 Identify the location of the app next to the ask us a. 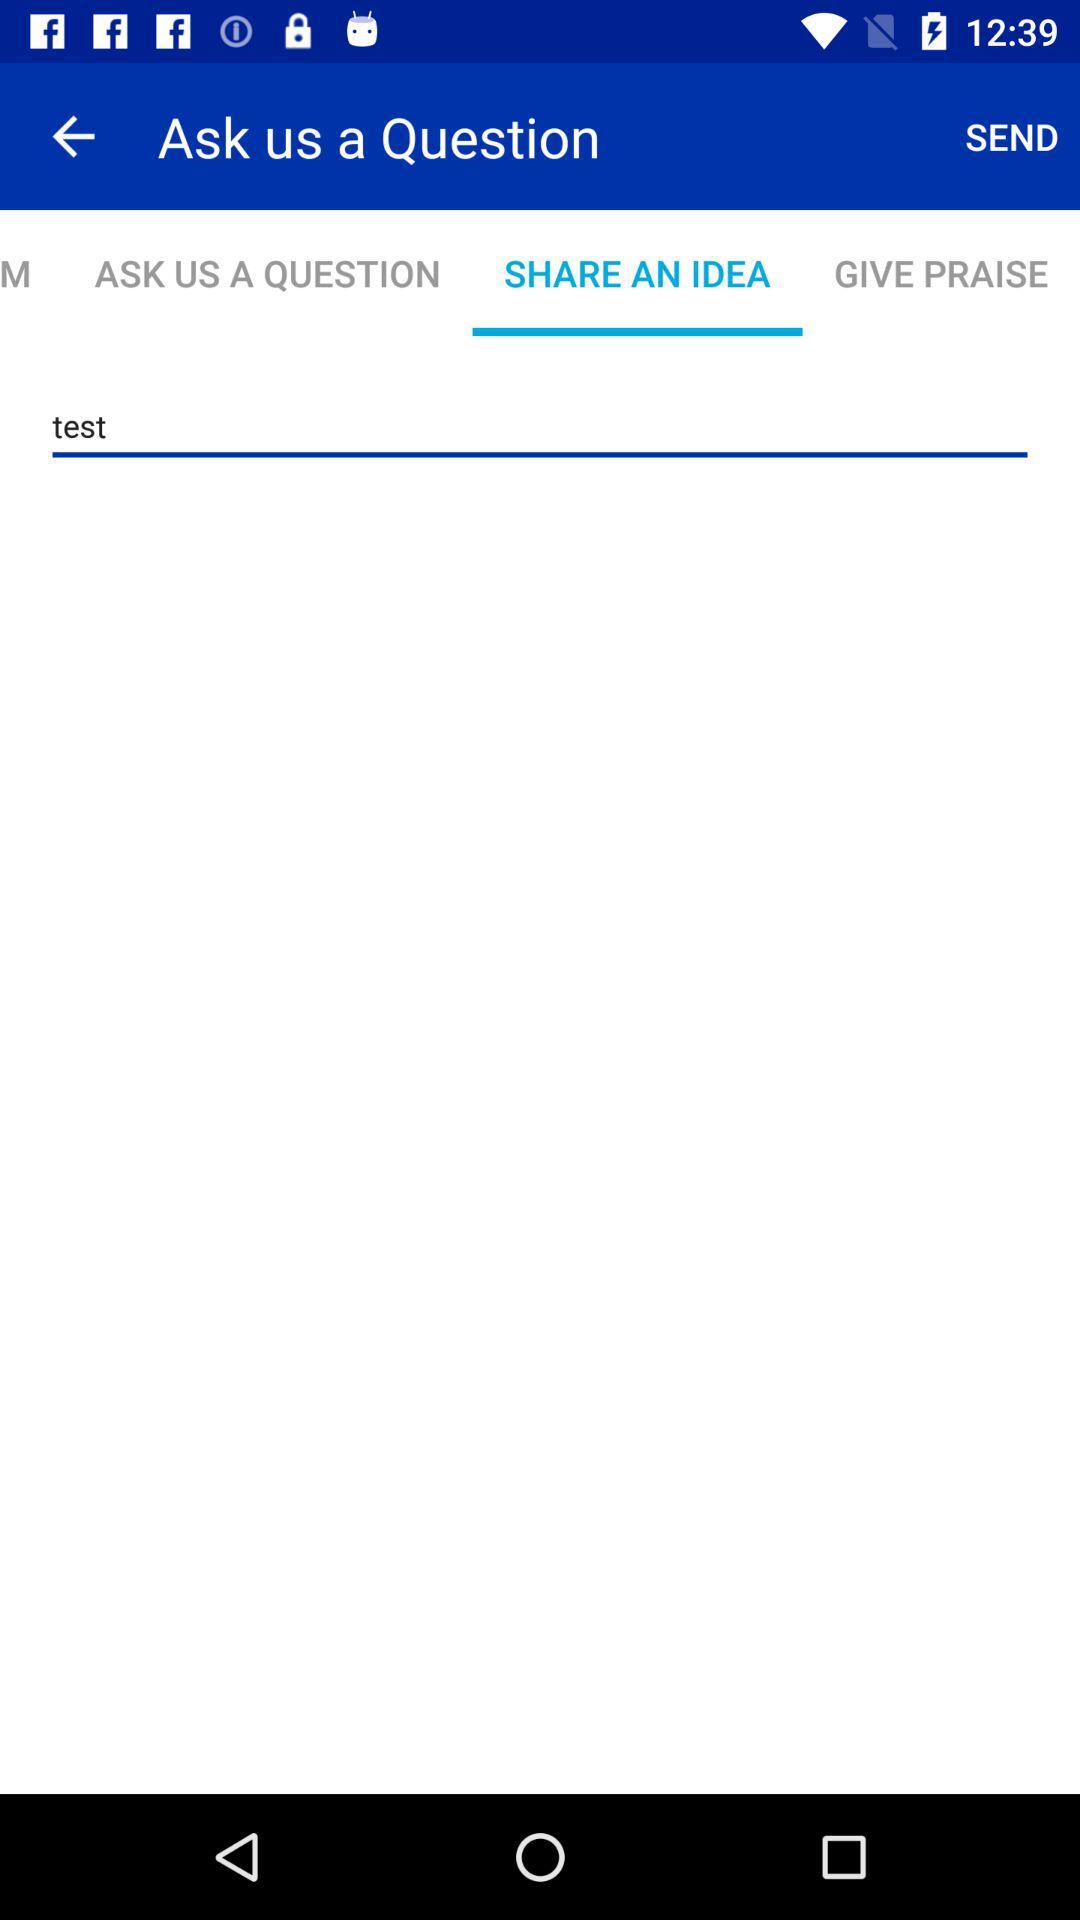
(72, 135).